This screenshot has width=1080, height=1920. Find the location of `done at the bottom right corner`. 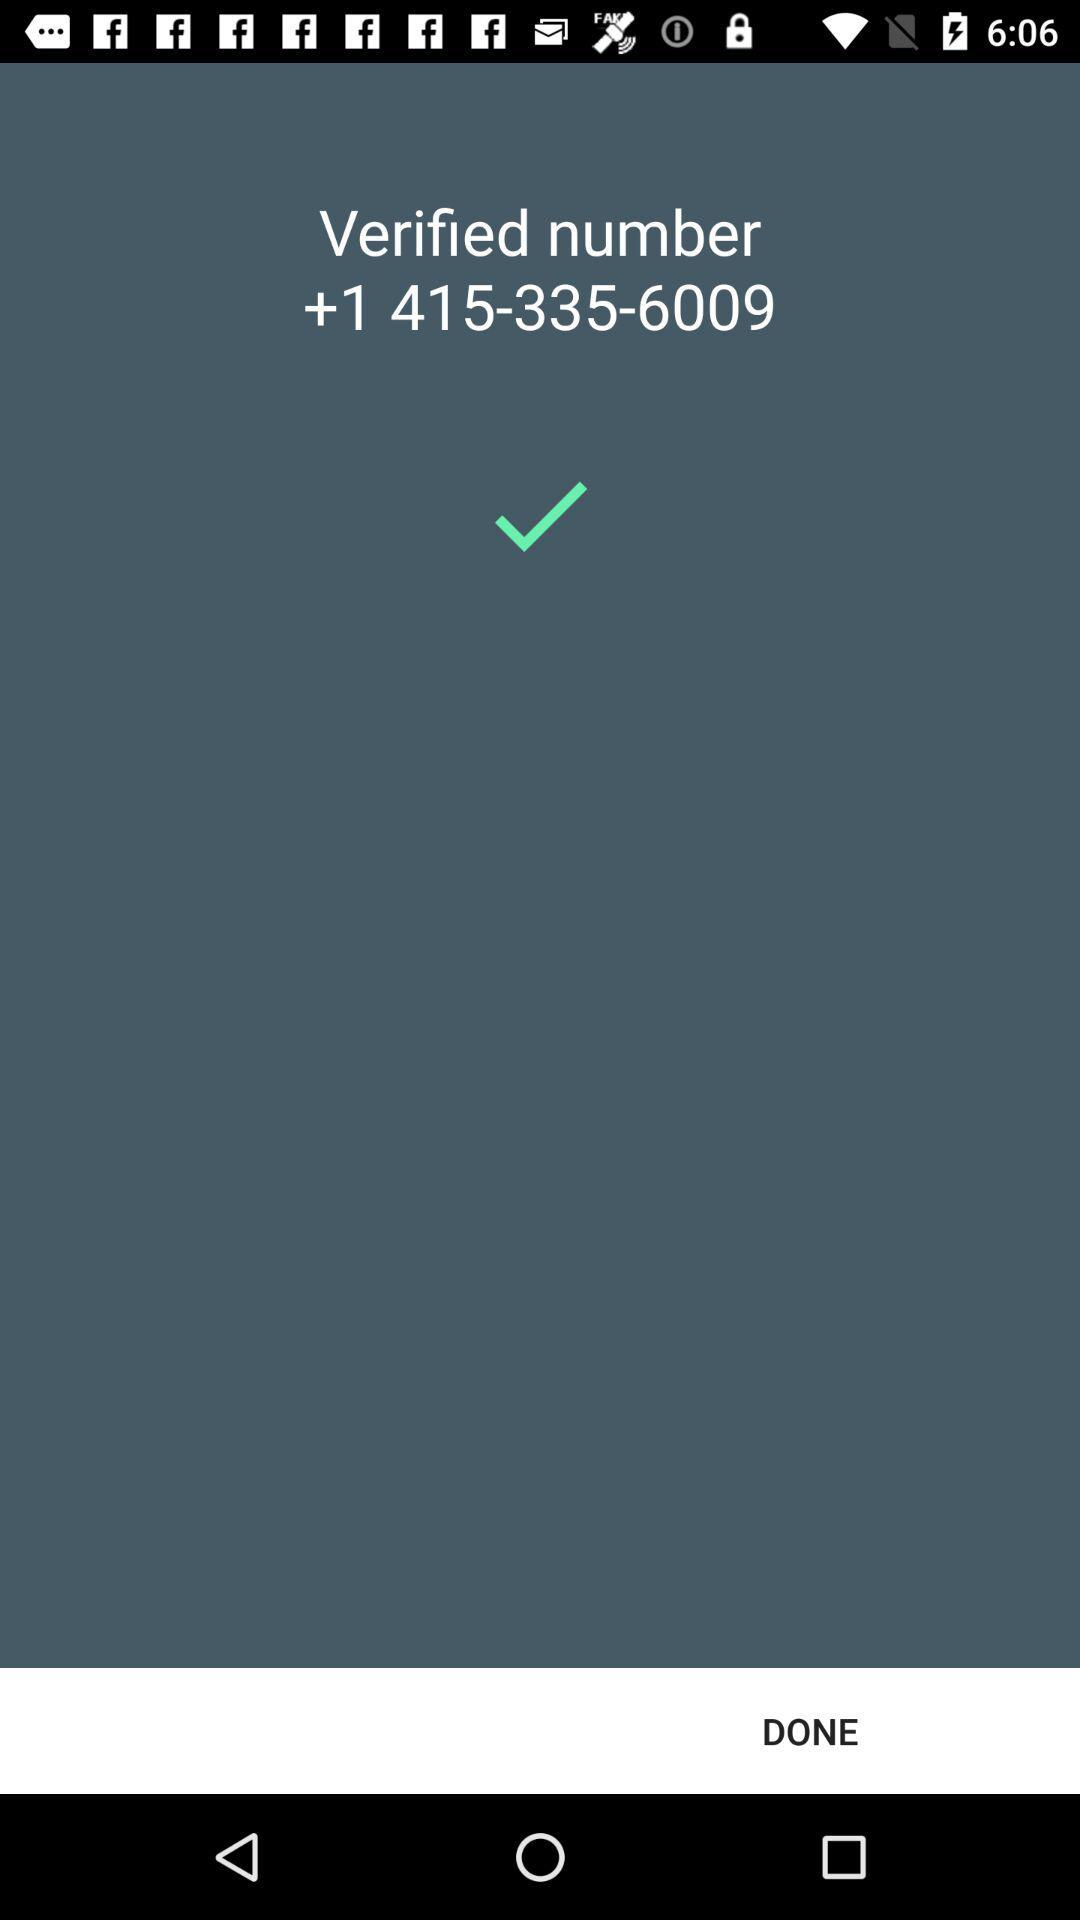

done at the bottom right corner is located at coordinates (810, 1730).